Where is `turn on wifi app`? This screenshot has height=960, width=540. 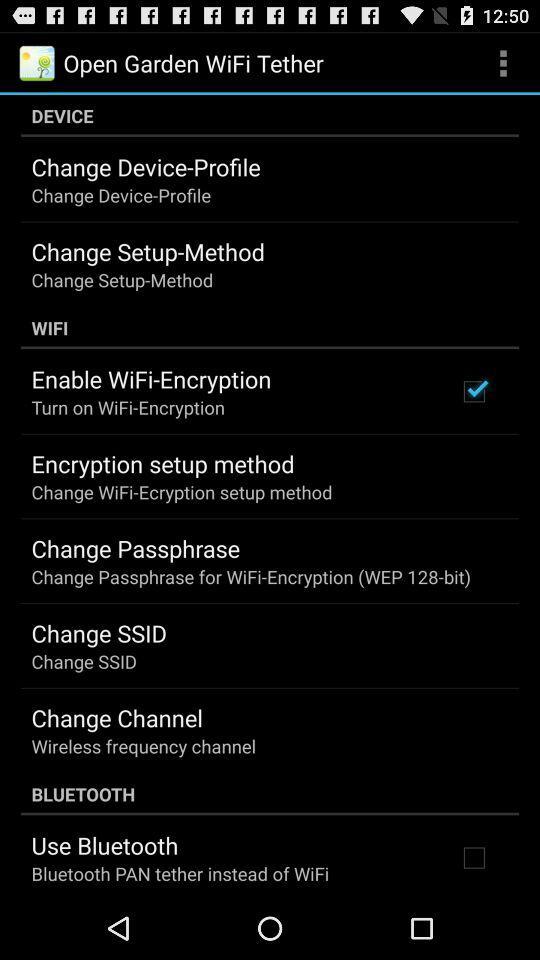 turn on wifi app is located at coordinates (128, 406).